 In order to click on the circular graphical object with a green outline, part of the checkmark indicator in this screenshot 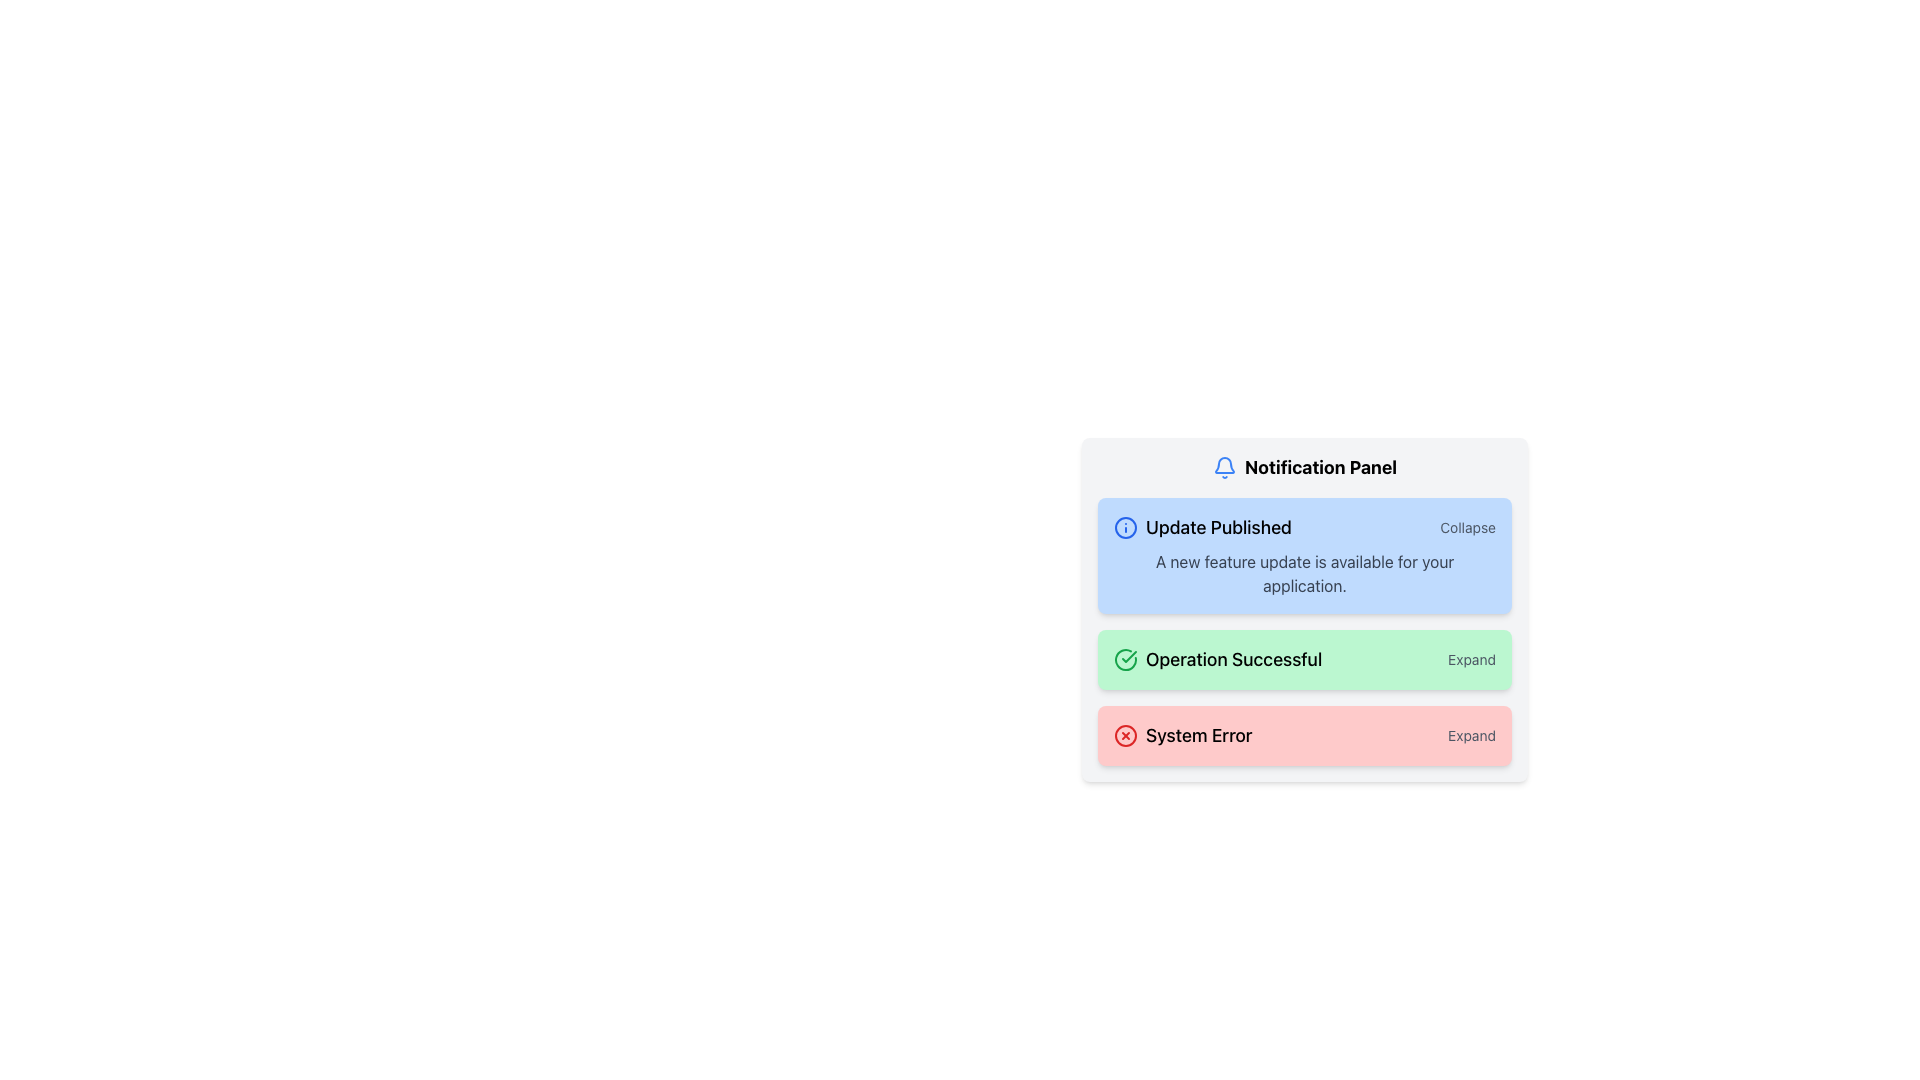, I will do `click(1126, 659)`.